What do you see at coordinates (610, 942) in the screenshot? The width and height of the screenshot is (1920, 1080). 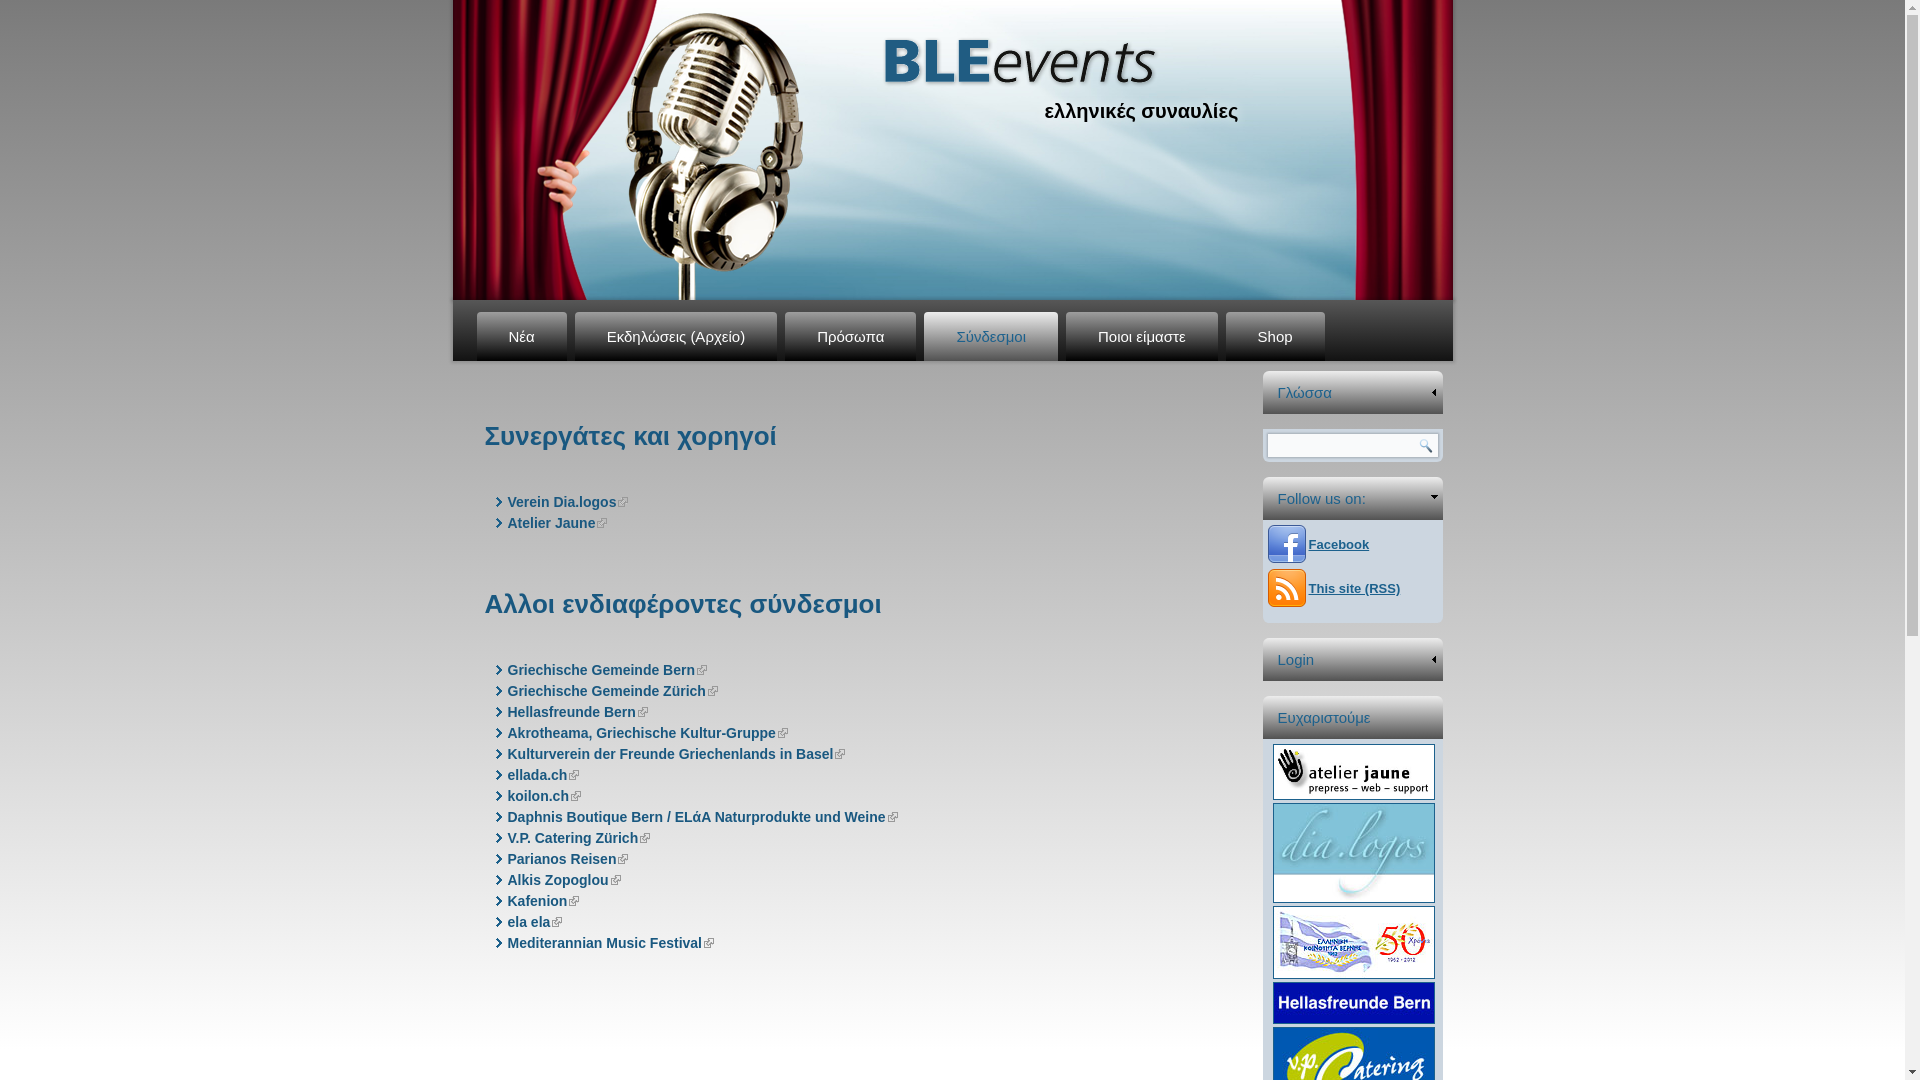 I see `'Mediterannian Music Festival` at bounding box center [610, 942].